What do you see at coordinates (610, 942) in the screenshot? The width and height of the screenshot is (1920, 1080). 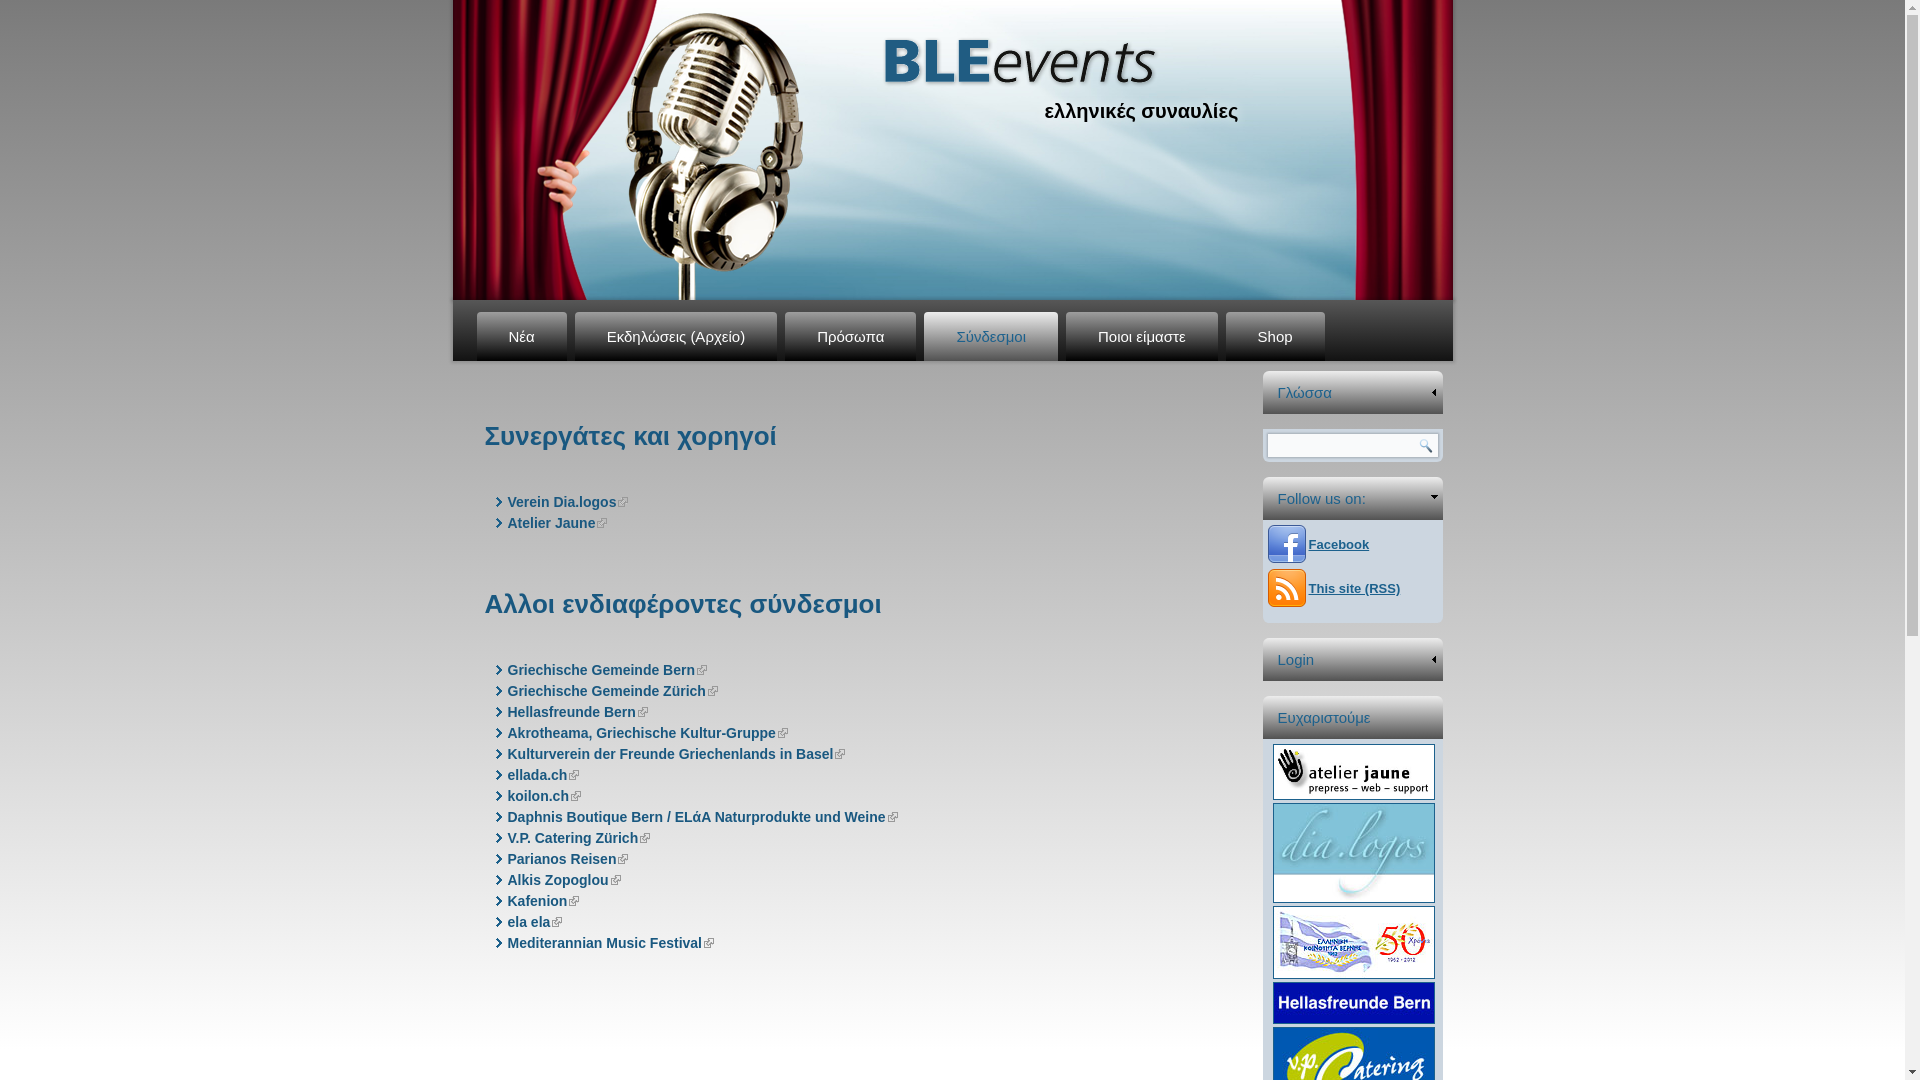 I see `'Mediterannian Music Festival` at bounding box center [610, 942].